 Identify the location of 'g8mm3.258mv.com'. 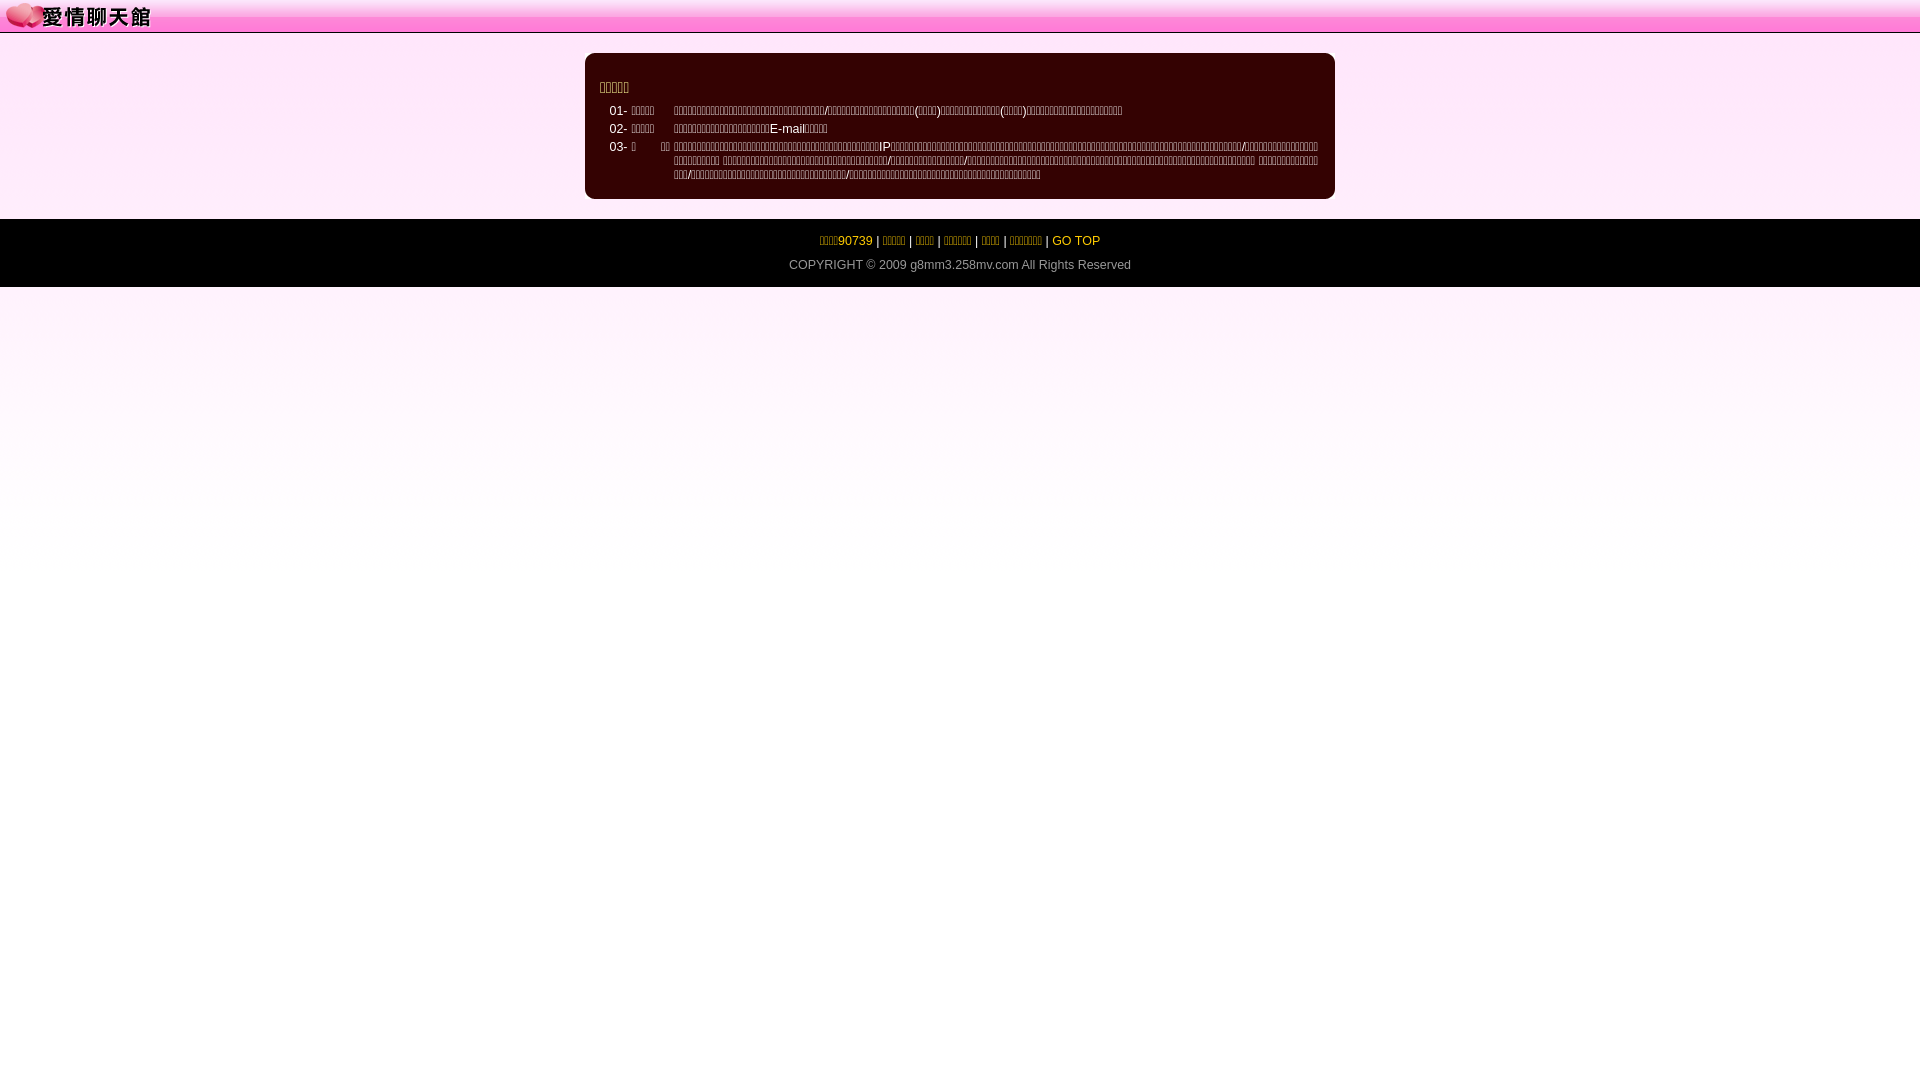
(909, 264).